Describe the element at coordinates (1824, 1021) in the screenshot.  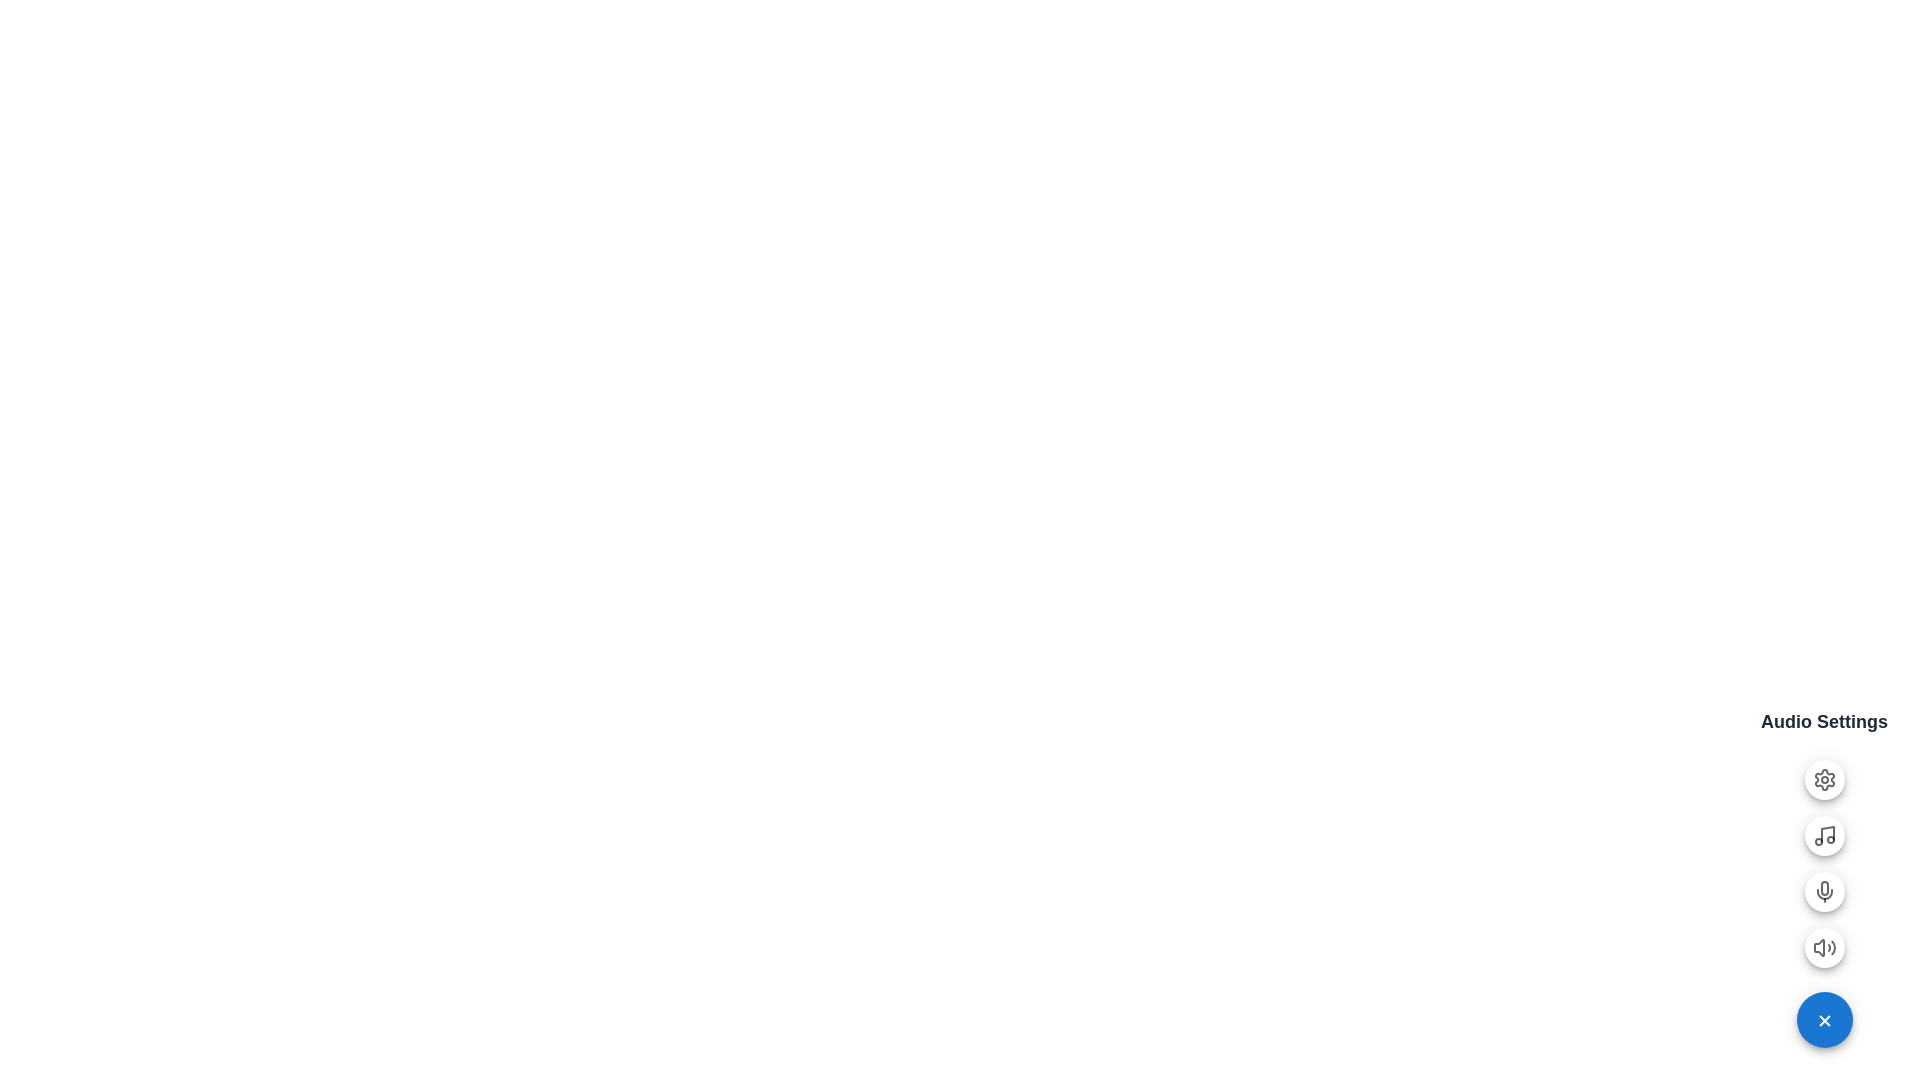
I see `the bottom-most circular button in the vertical stack located in the bottom-right corner of the interface` at that location.